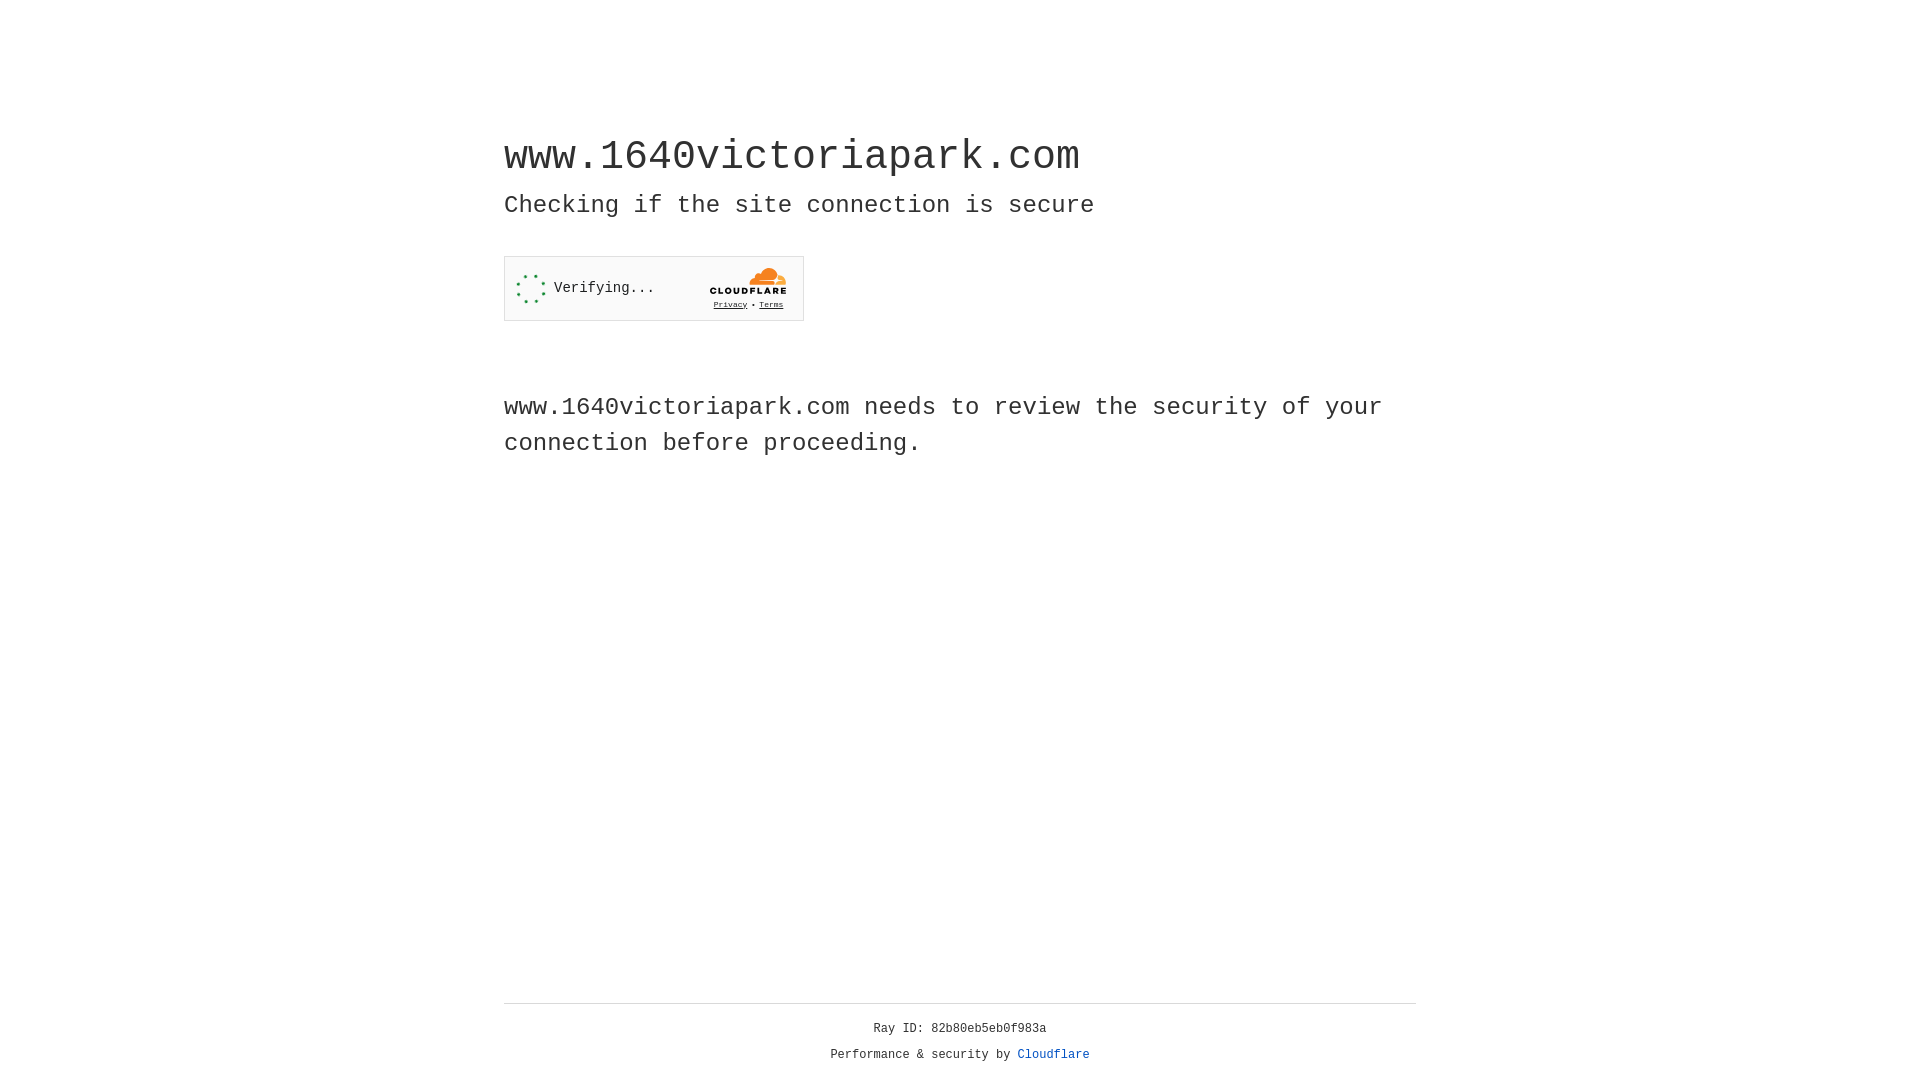 The width and height of the screenshot is (1920, 1080). Describe the element at coordinates (653, 288) in the screenshot. I see `'Widget containing a Cloudflare security challenge'` at that location.